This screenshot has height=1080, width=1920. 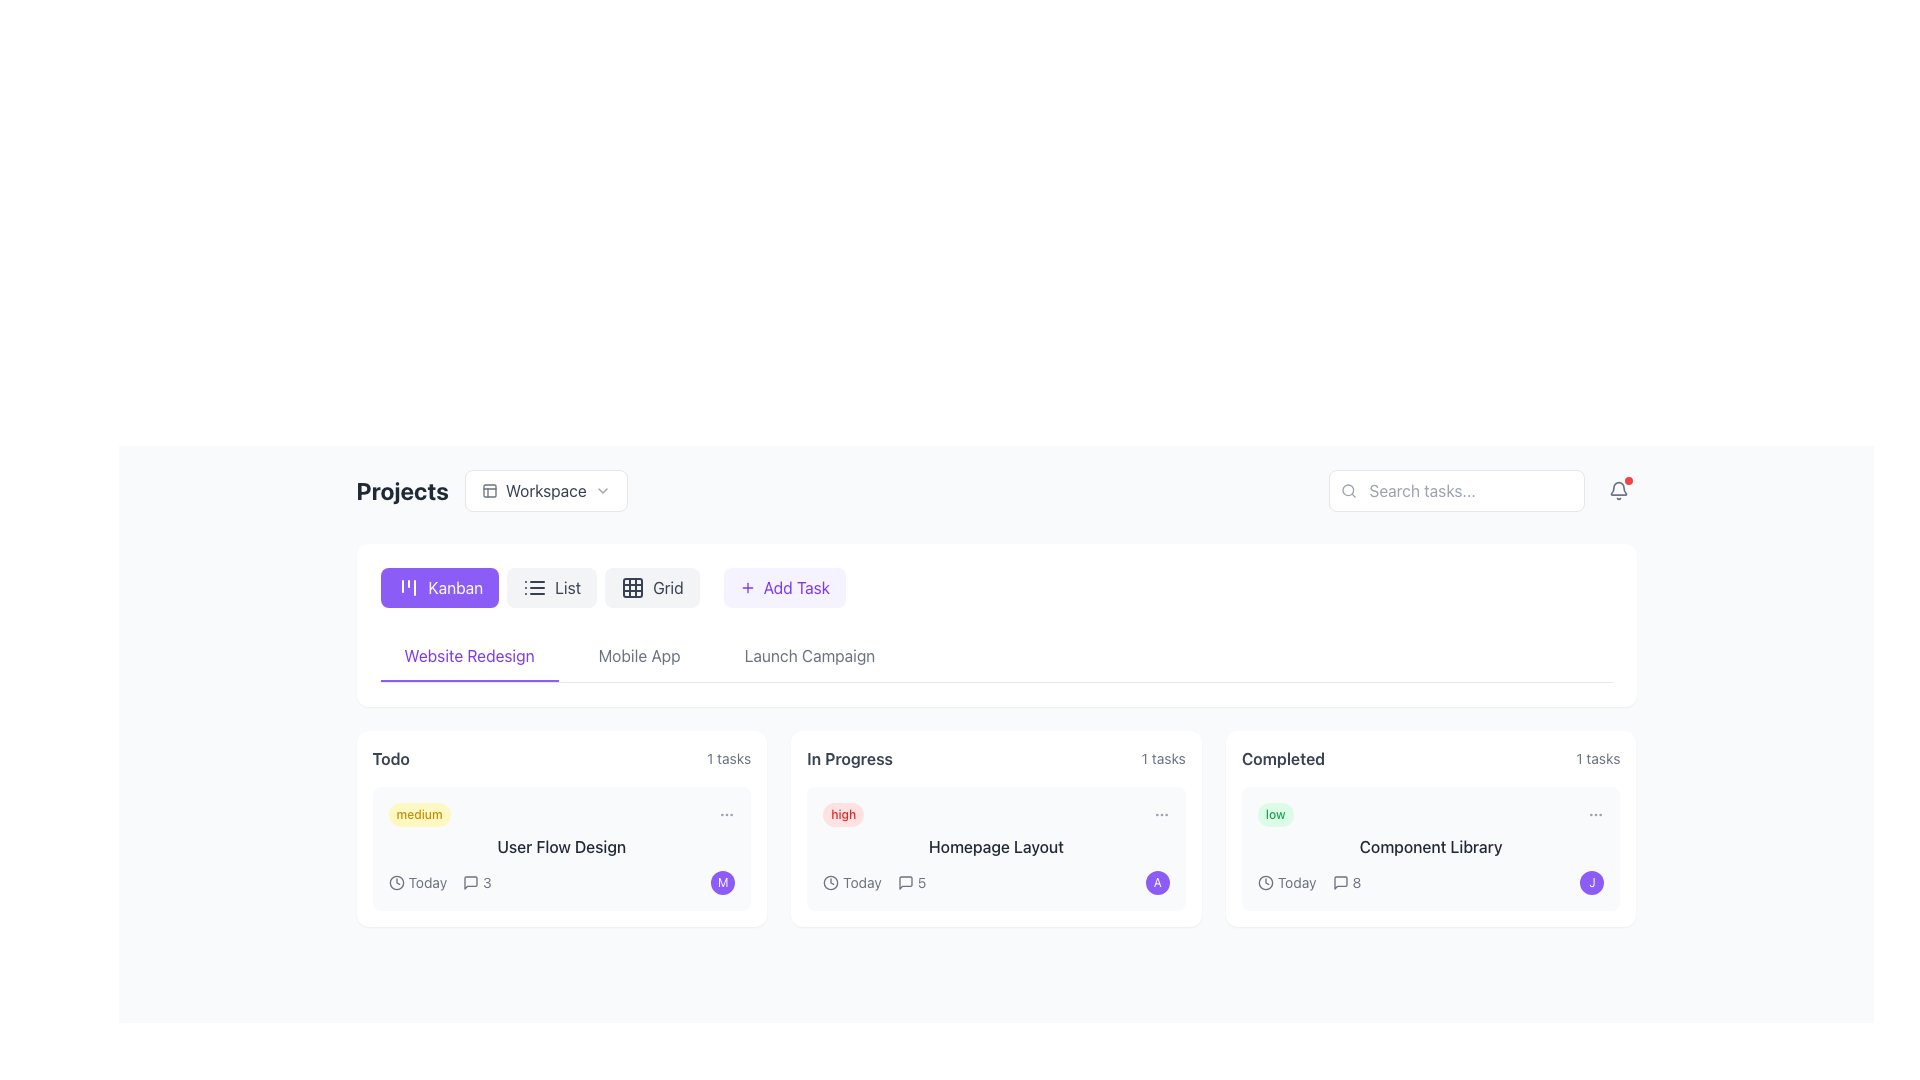 What do you see at coordinates (1430, 847) in the screenshot?
I see `the 'Component Library' text label located in the bottom part of the 'Completed' card to engage with related elements in the card context` at bounding box center [1430, 847].